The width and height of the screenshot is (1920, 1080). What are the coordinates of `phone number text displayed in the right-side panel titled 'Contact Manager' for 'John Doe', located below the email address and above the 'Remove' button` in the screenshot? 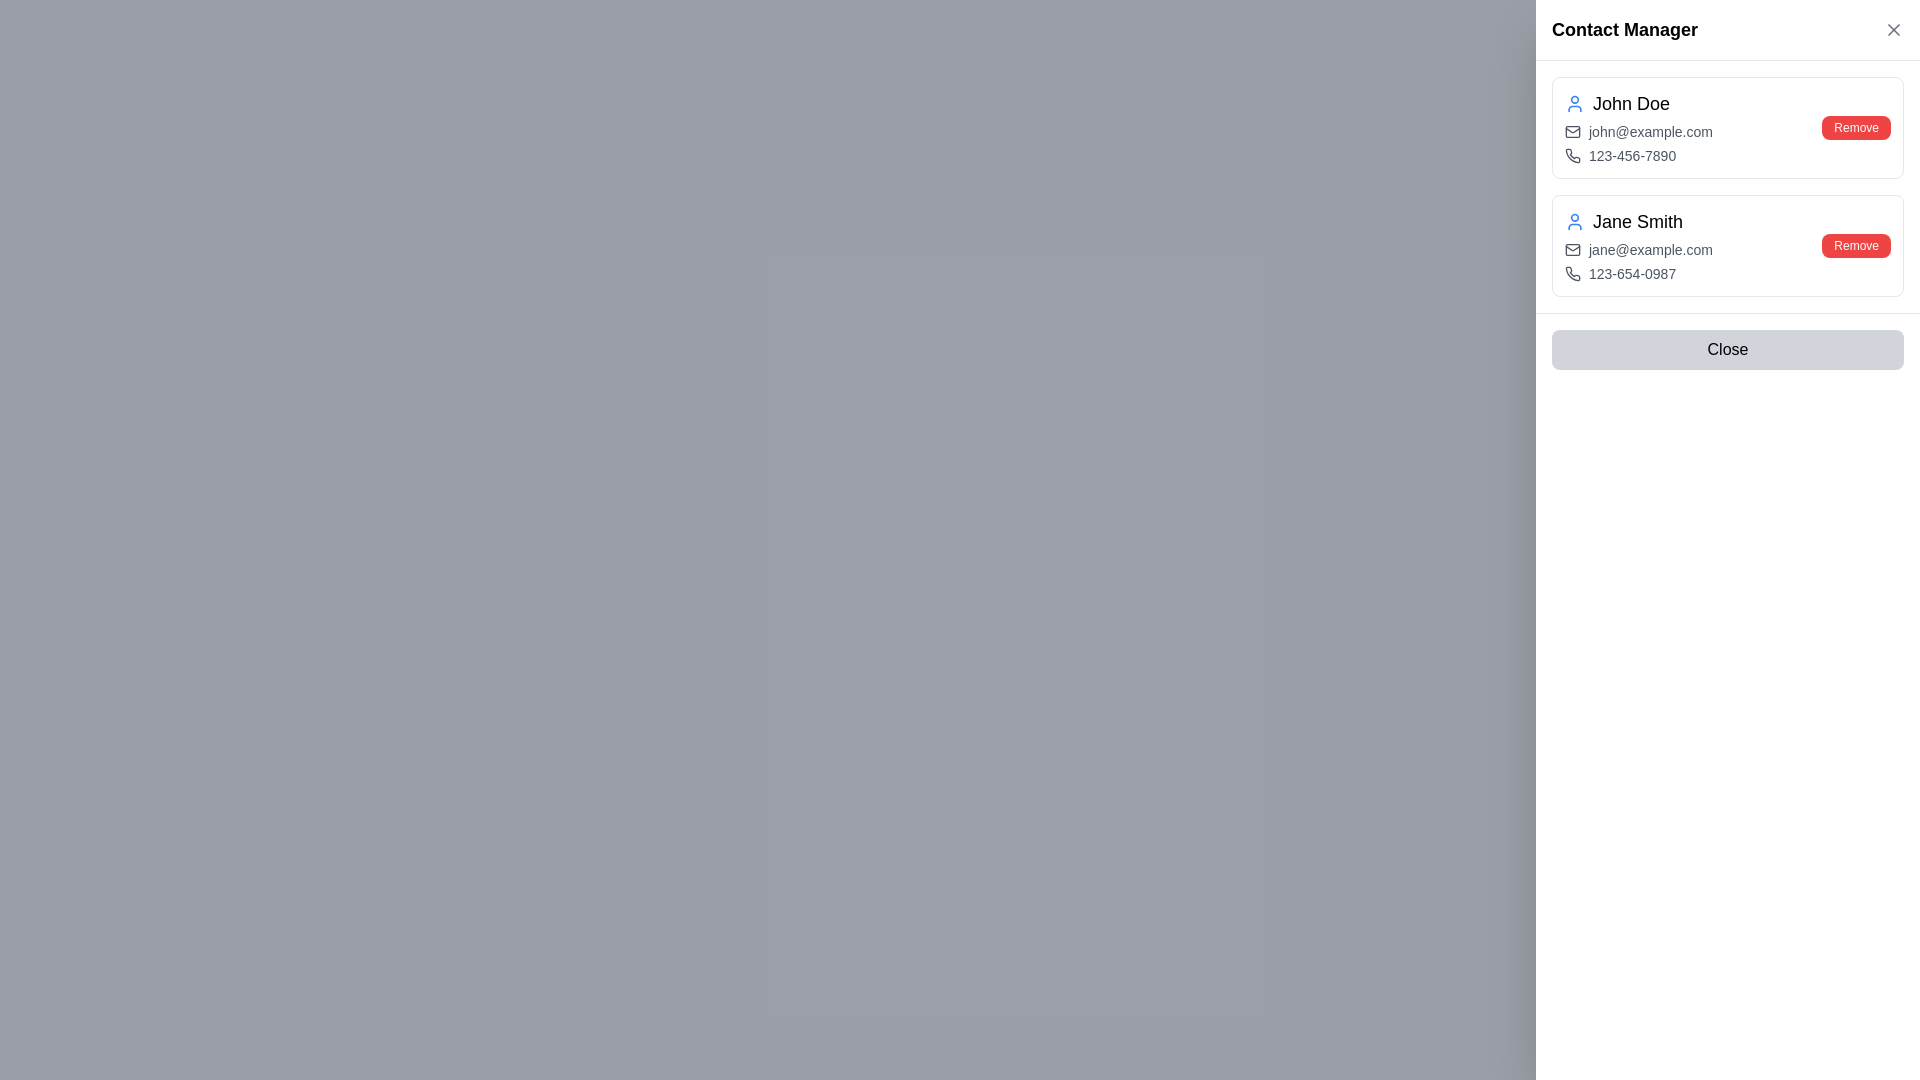 It's located at (1638, 154).